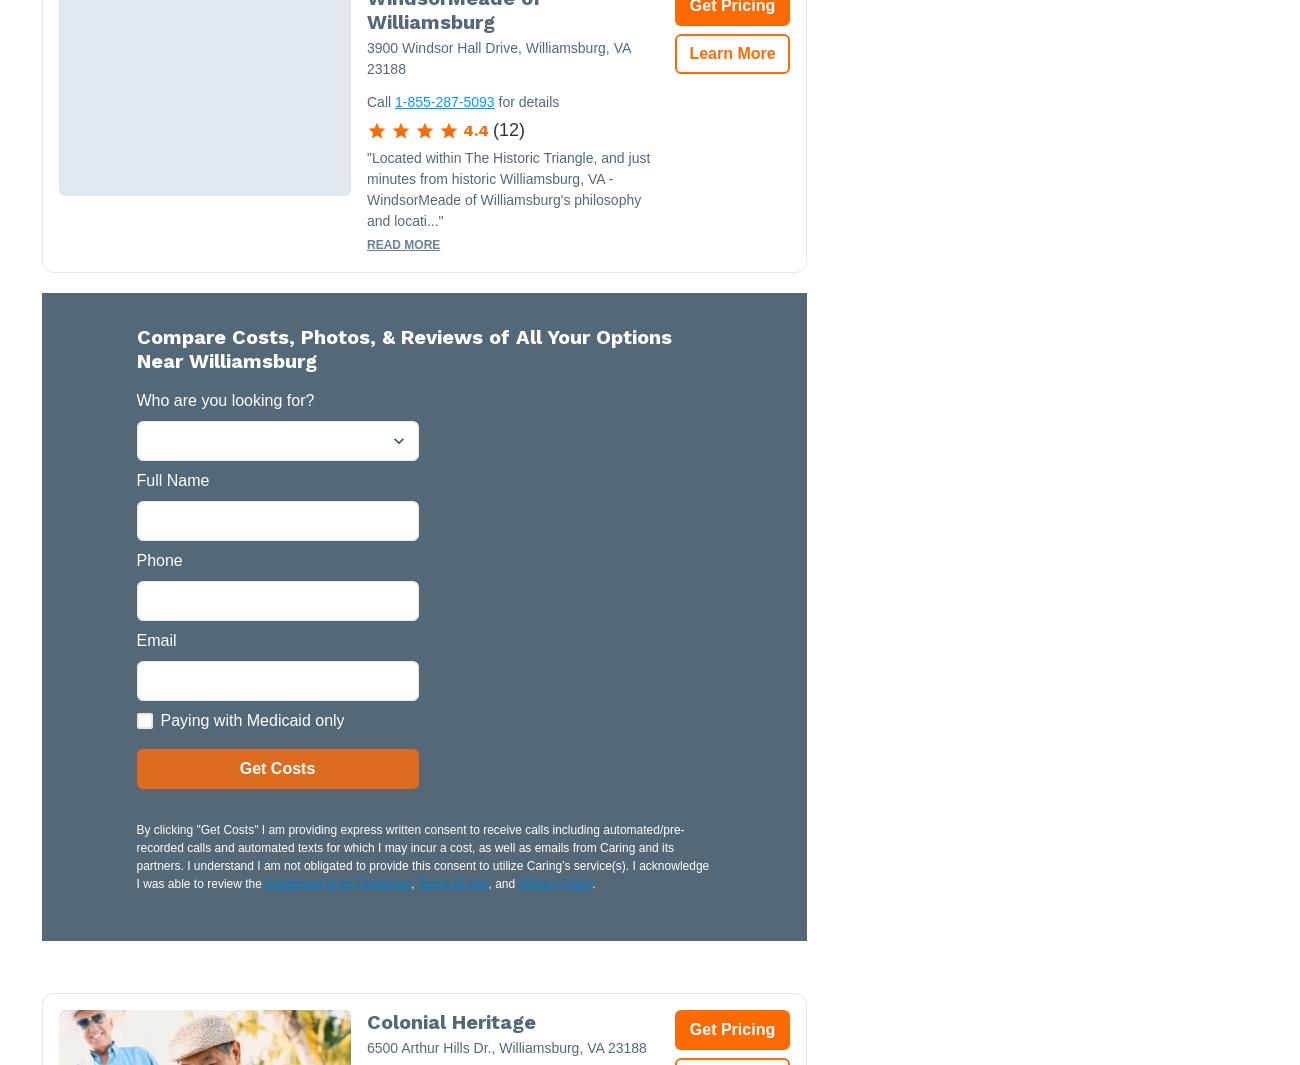  What do you see at coordinates (498, 129) in the screenshot?
I see `'12'` at bounding box center [498, 129].